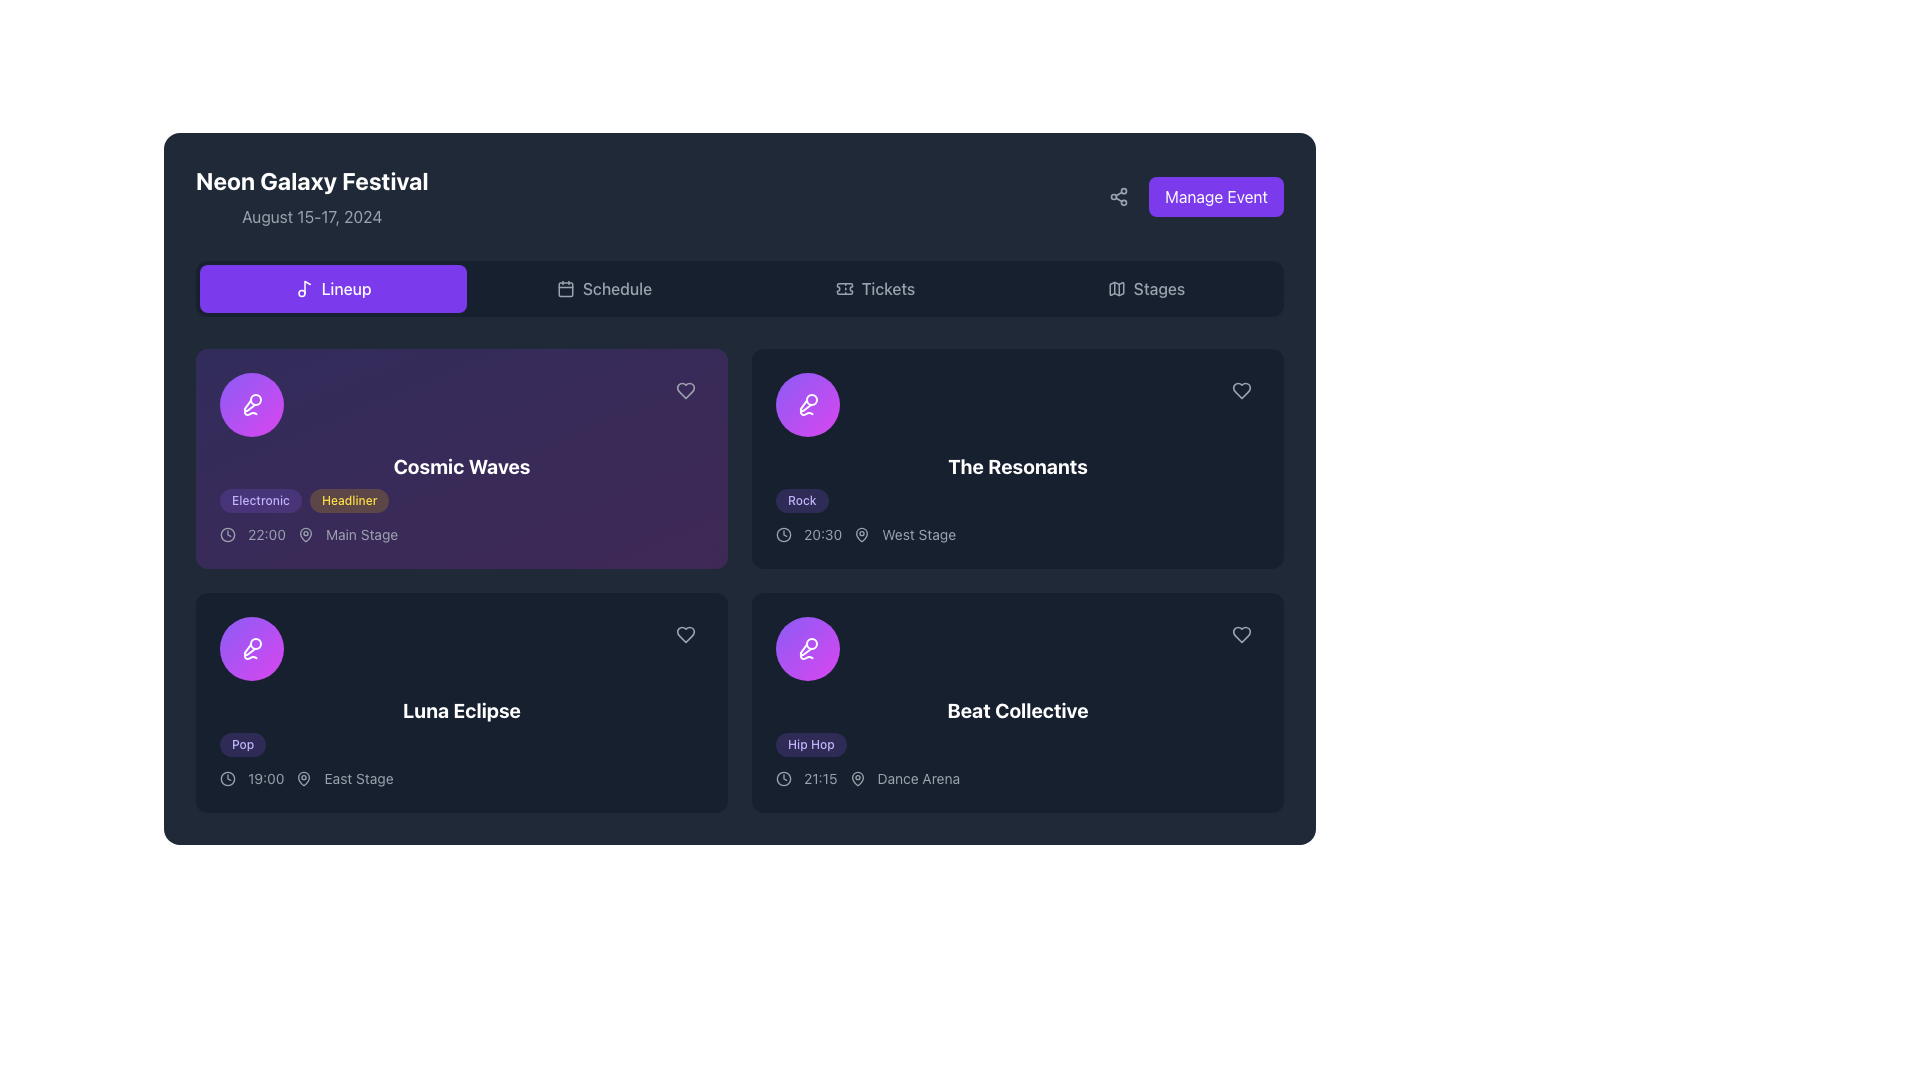  I want to click on the heart icon button located at the top-right corner of the 'Beat Collective' card, so click(1241, 635).